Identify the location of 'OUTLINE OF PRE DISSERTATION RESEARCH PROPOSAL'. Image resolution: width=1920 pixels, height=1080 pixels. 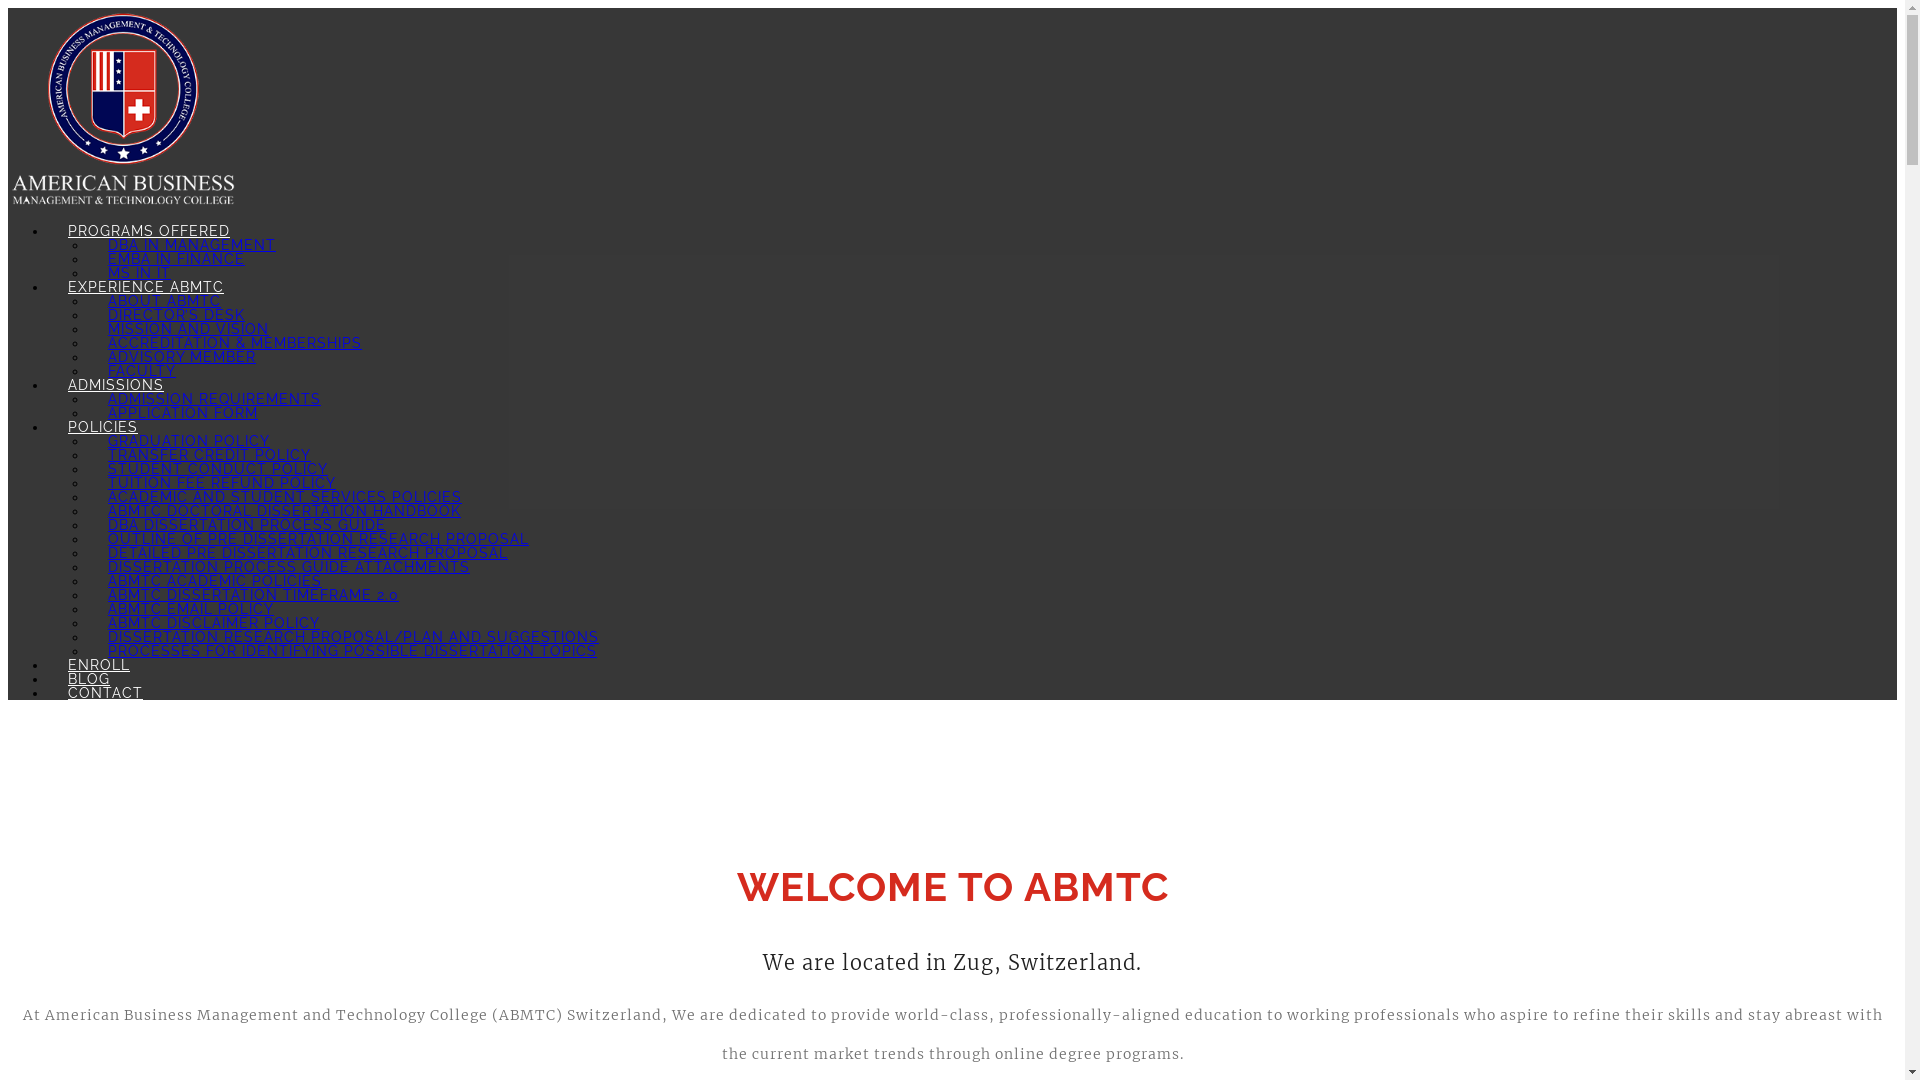
(317, 538).